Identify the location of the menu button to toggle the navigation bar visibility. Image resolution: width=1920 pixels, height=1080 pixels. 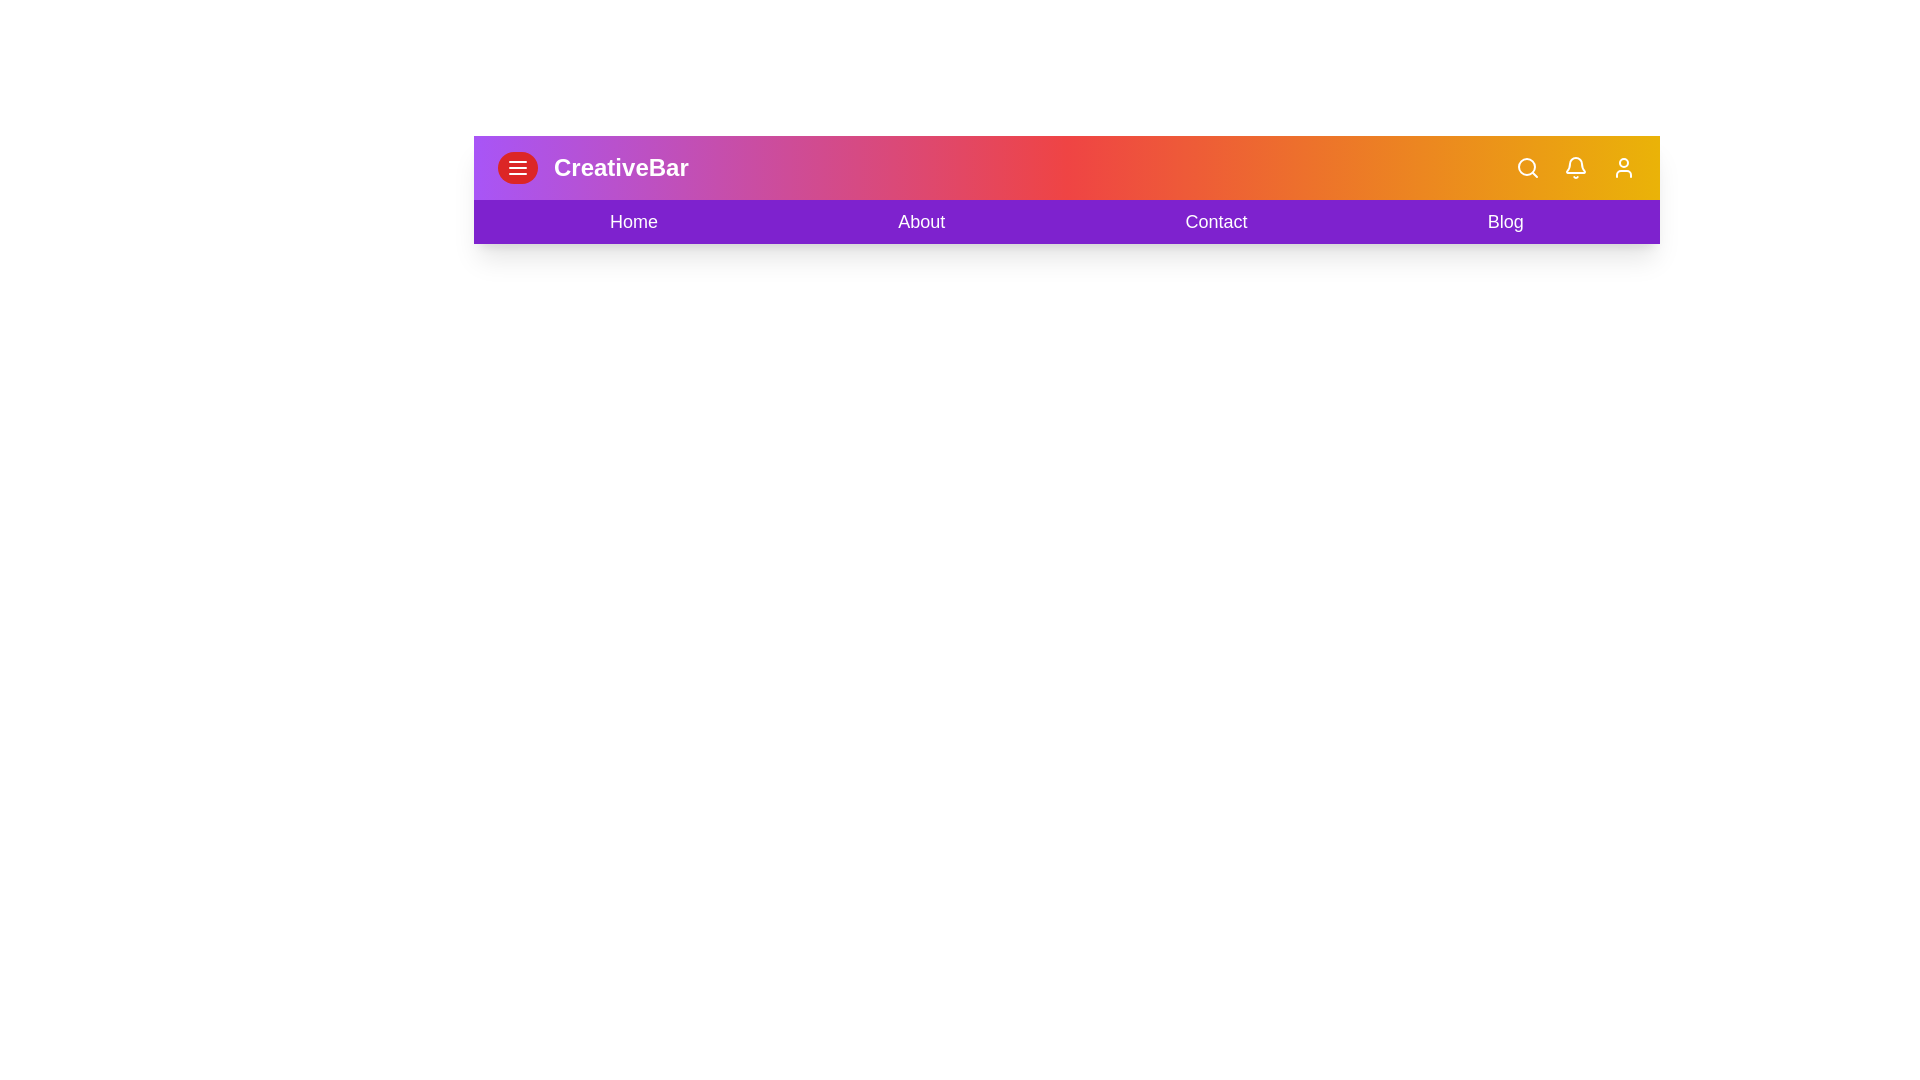
(518, 167).